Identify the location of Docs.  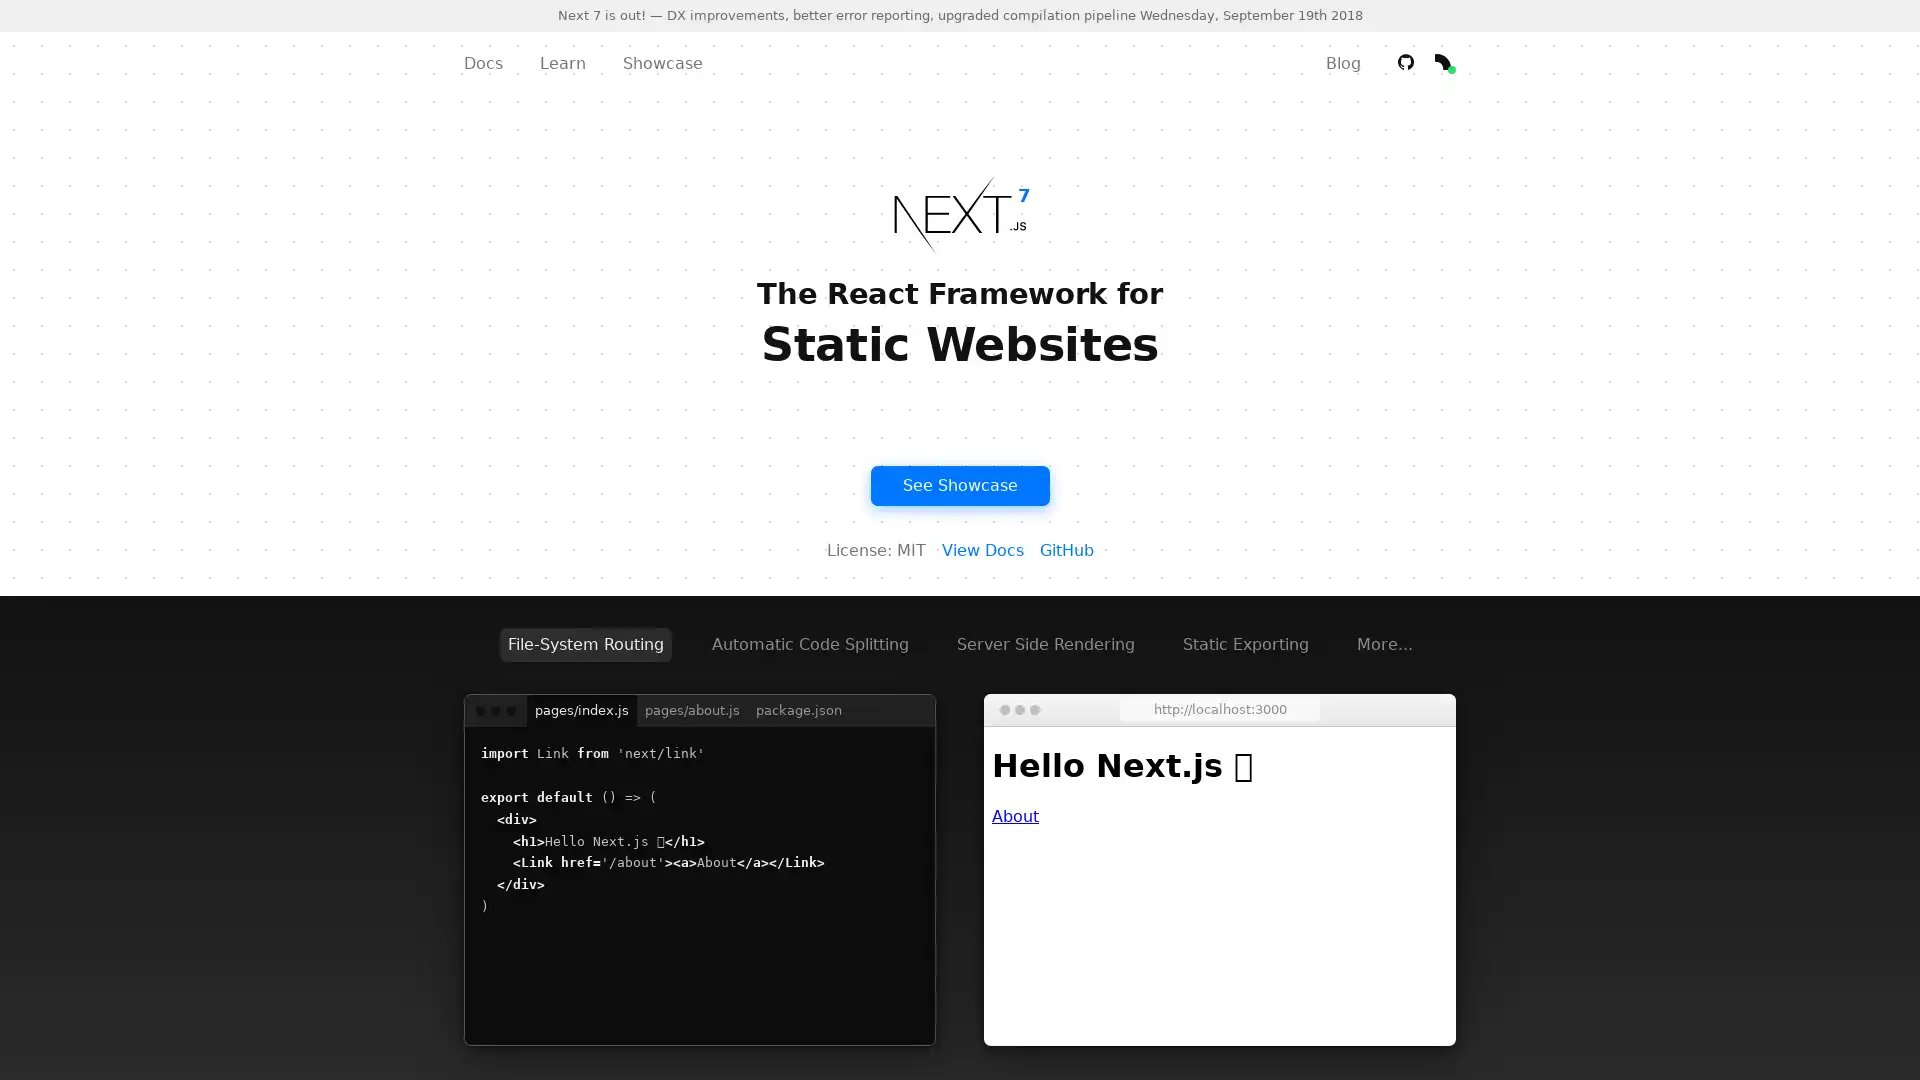
(483, 62).